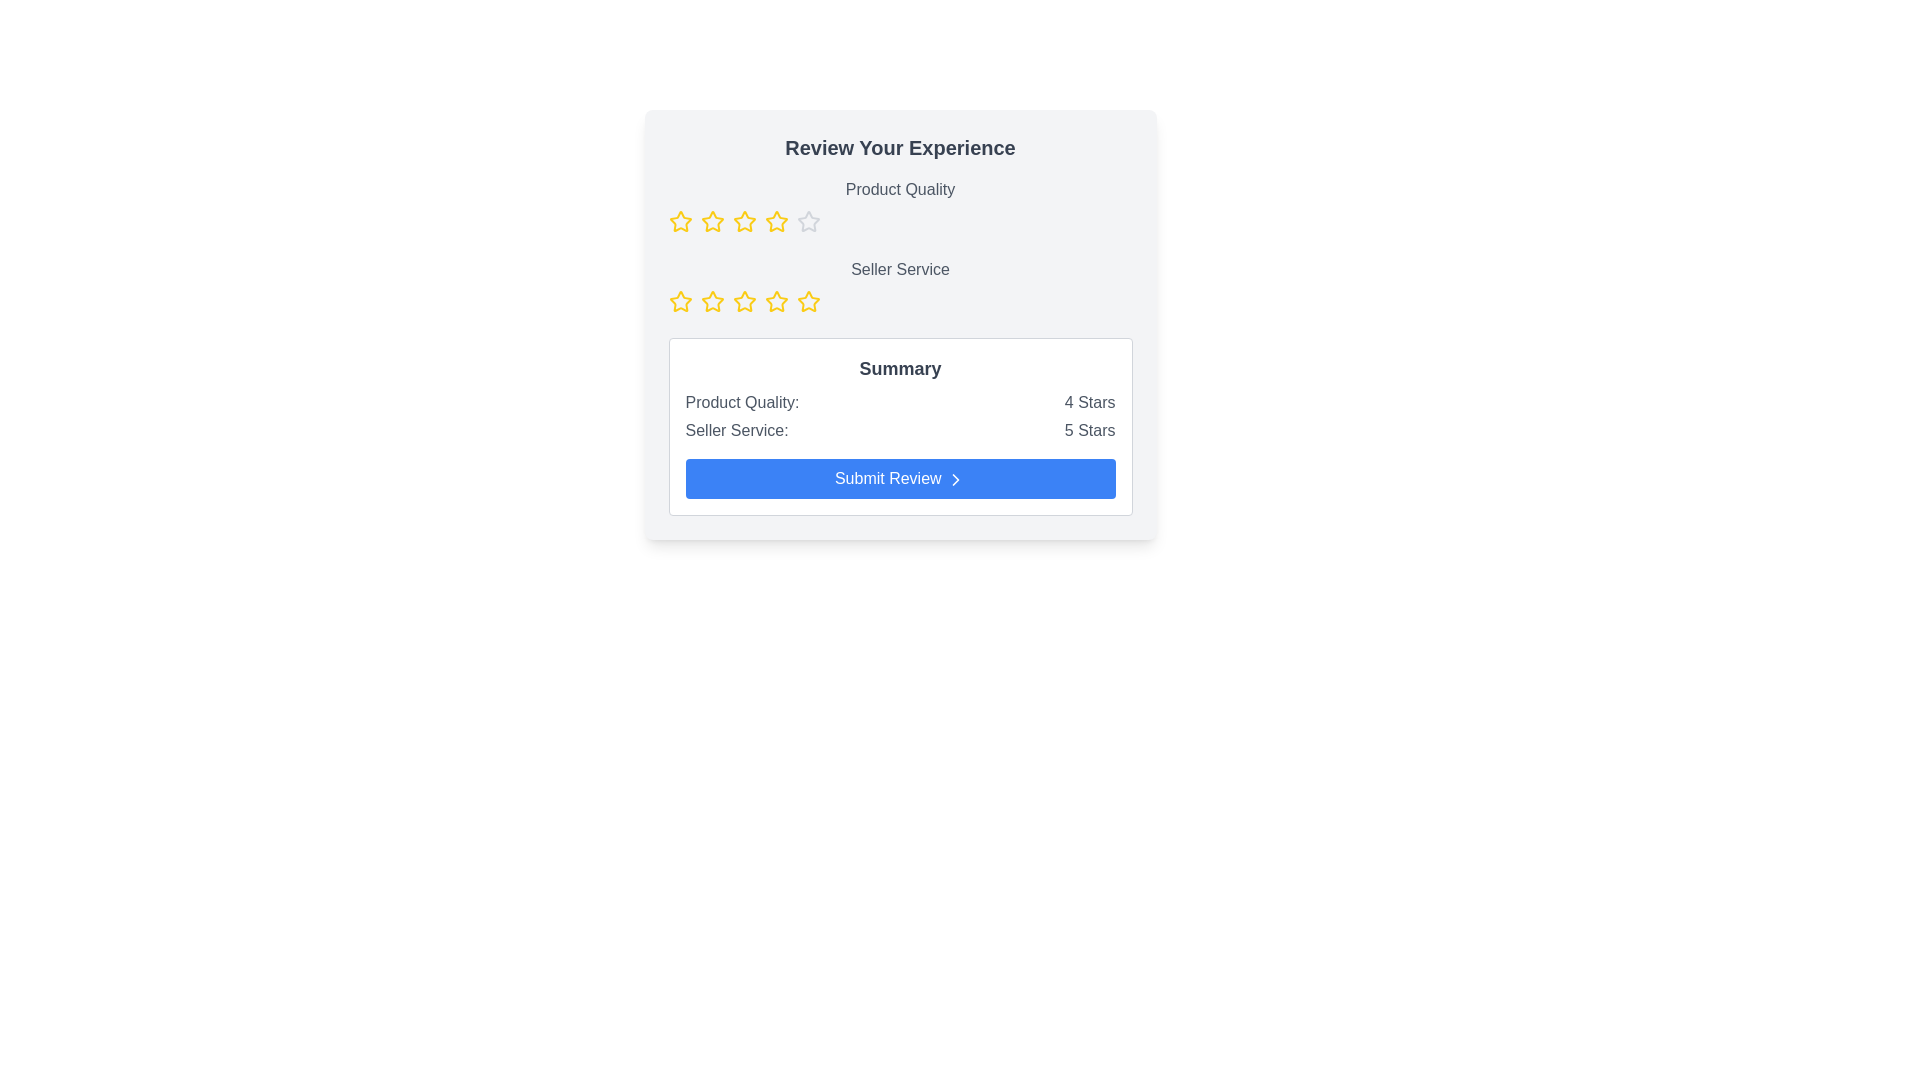 The width and height of the screenshot is (1920, 1080). Describe the element at coordinates (899, 426) in the screenshot. I see `summary information from the Summary Section located below the 'Review Your Experience' title and star ratings, which includes a brief overview of ratings for product quality and seller service` at that location.